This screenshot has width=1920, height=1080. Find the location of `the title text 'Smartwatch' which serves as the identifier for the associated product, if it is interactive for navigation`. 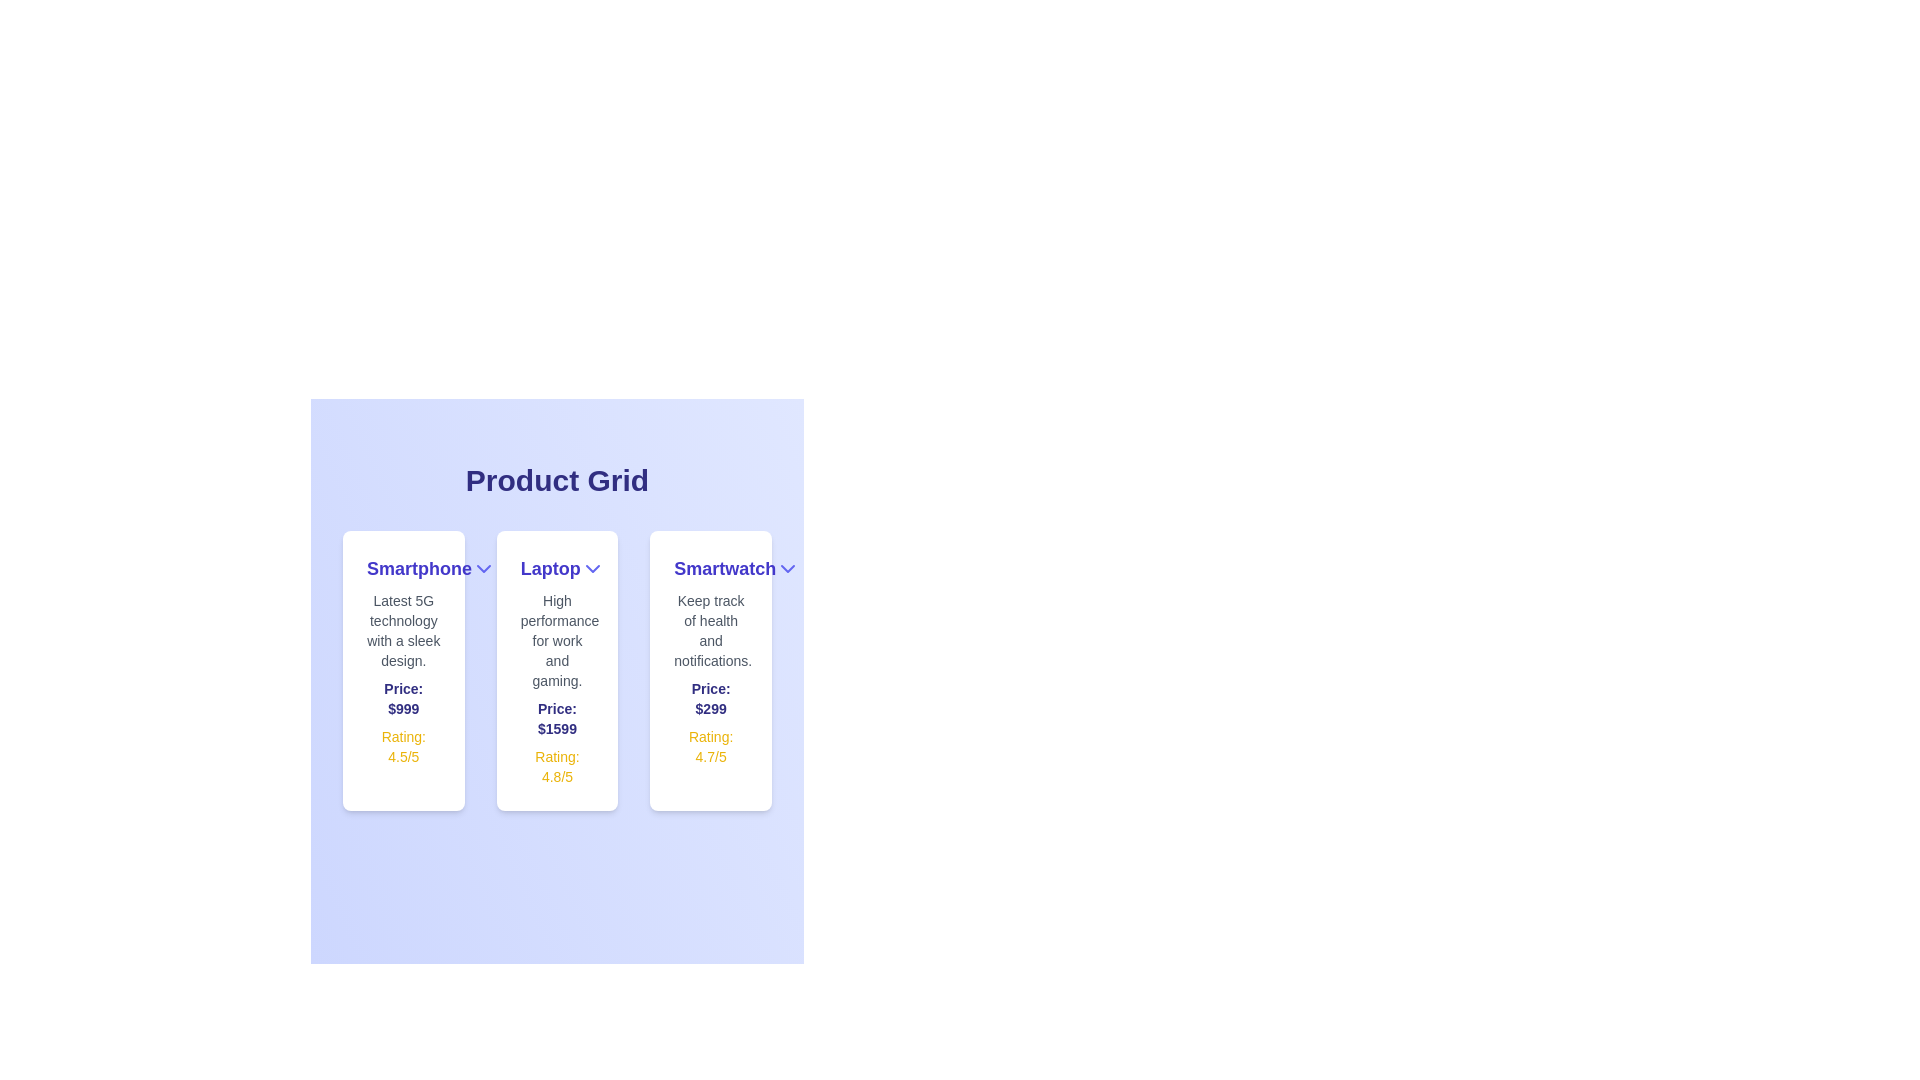

the title text 'Smartwatch' which serves as the identifier for the associated product, if it is interactive for navigation is located at coordinates (711, 569).